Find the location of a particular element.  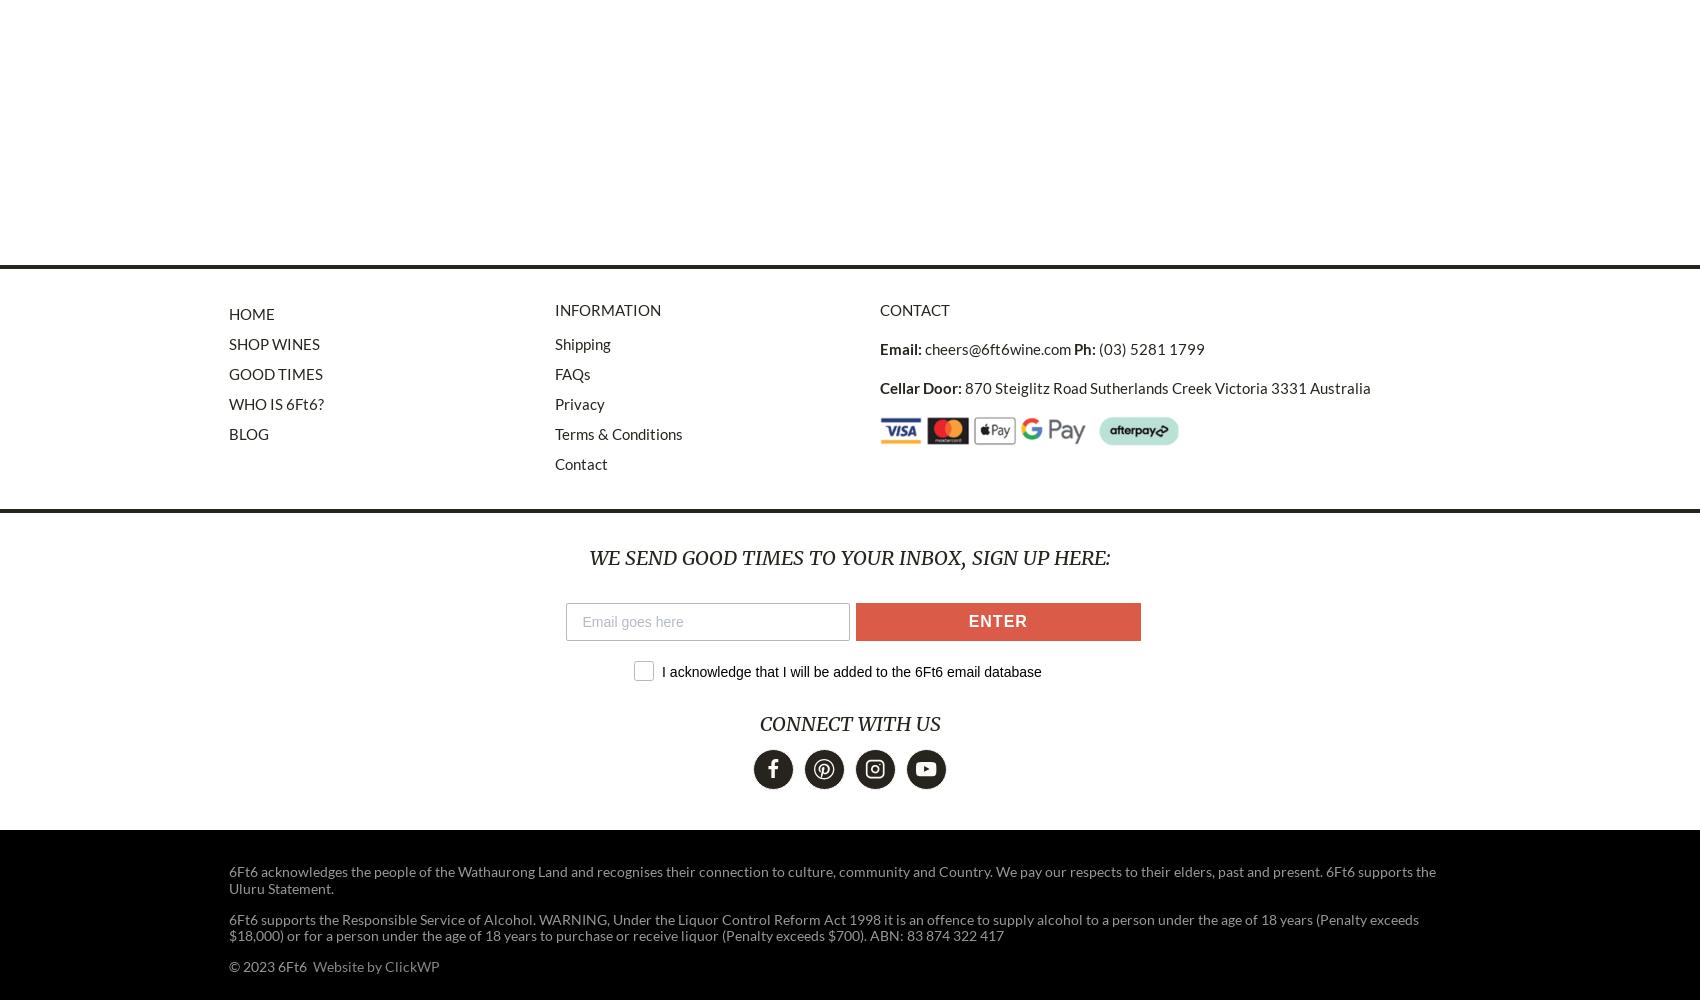

'WHO IS 6Ft6?' is located at coordinates (228, 403).